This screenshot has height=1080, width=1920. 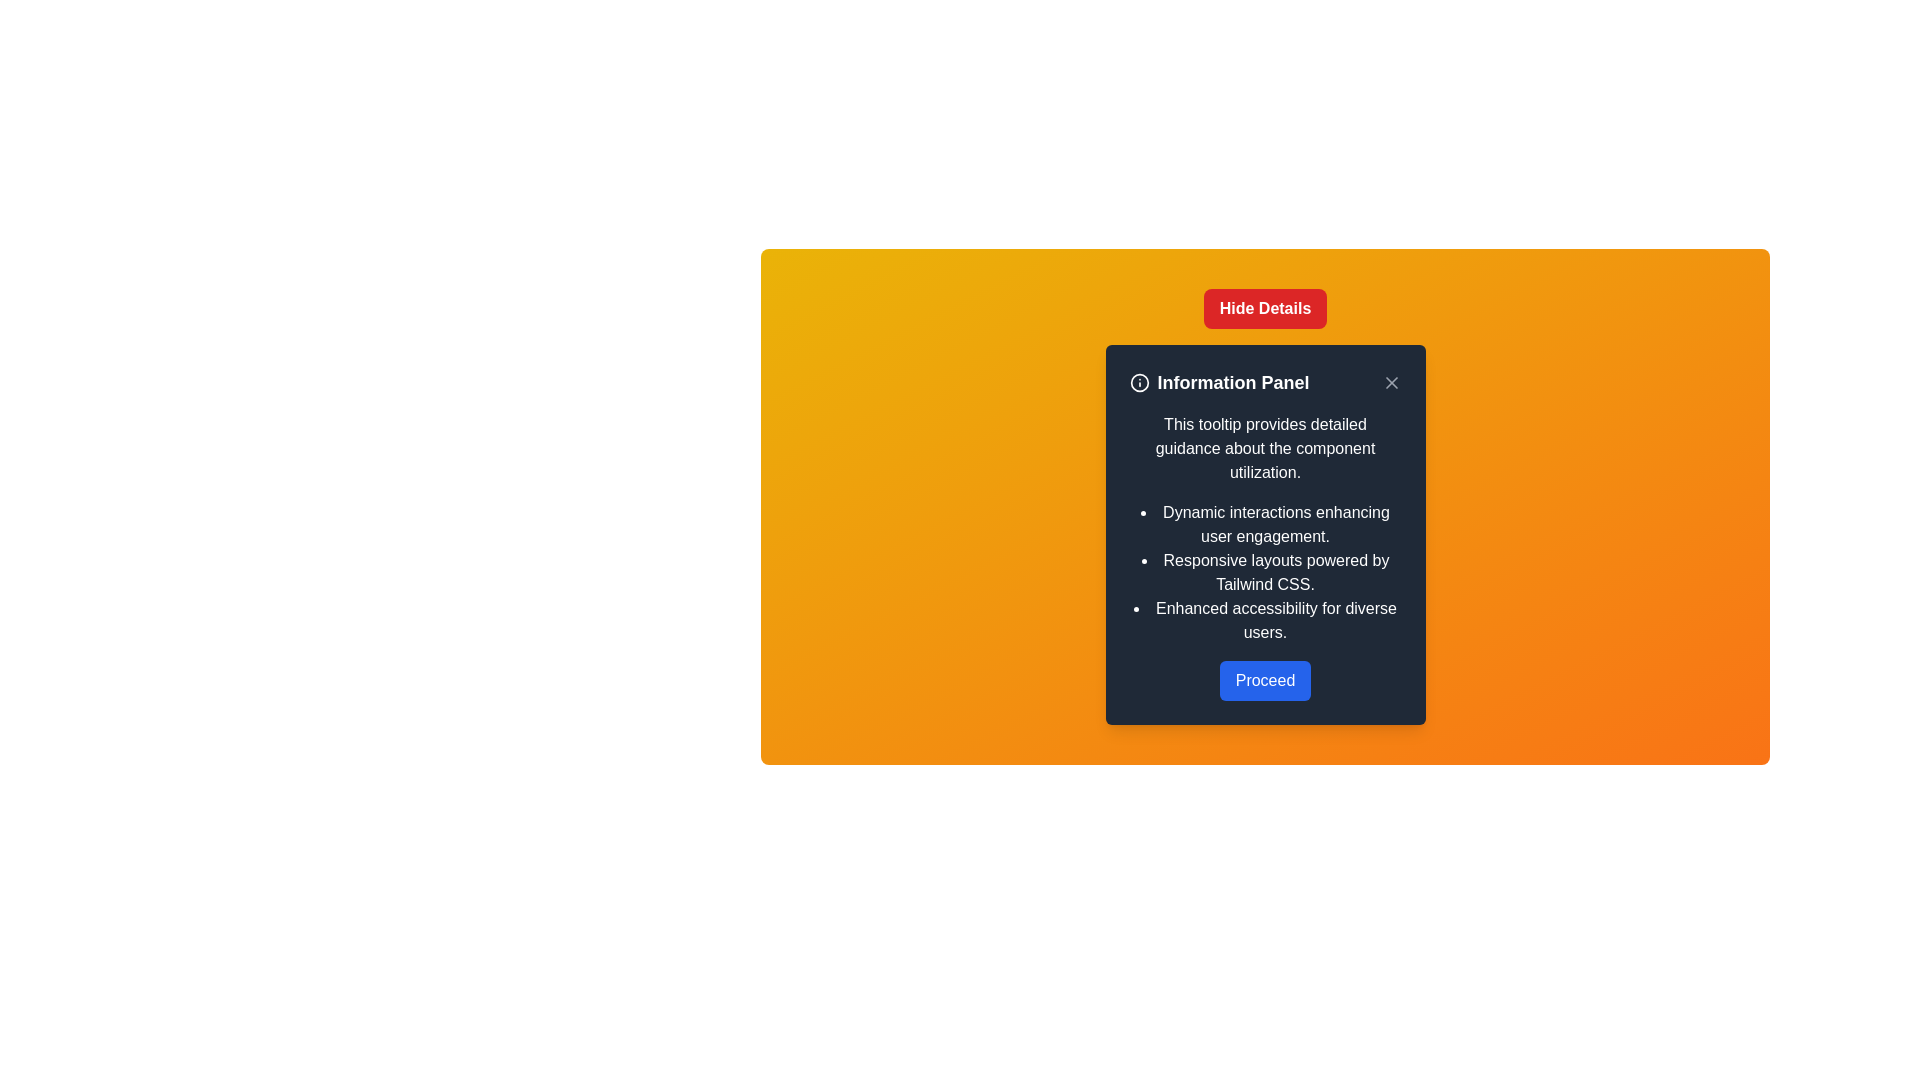 What do you see at coordinates (1139, 382) in the screenshot?
I see `the hollow circular SVG element located at the top-left of the tooltip panel, which is part of the informational icon in the 'Information Panel'` at bounding box center [1139, 382].